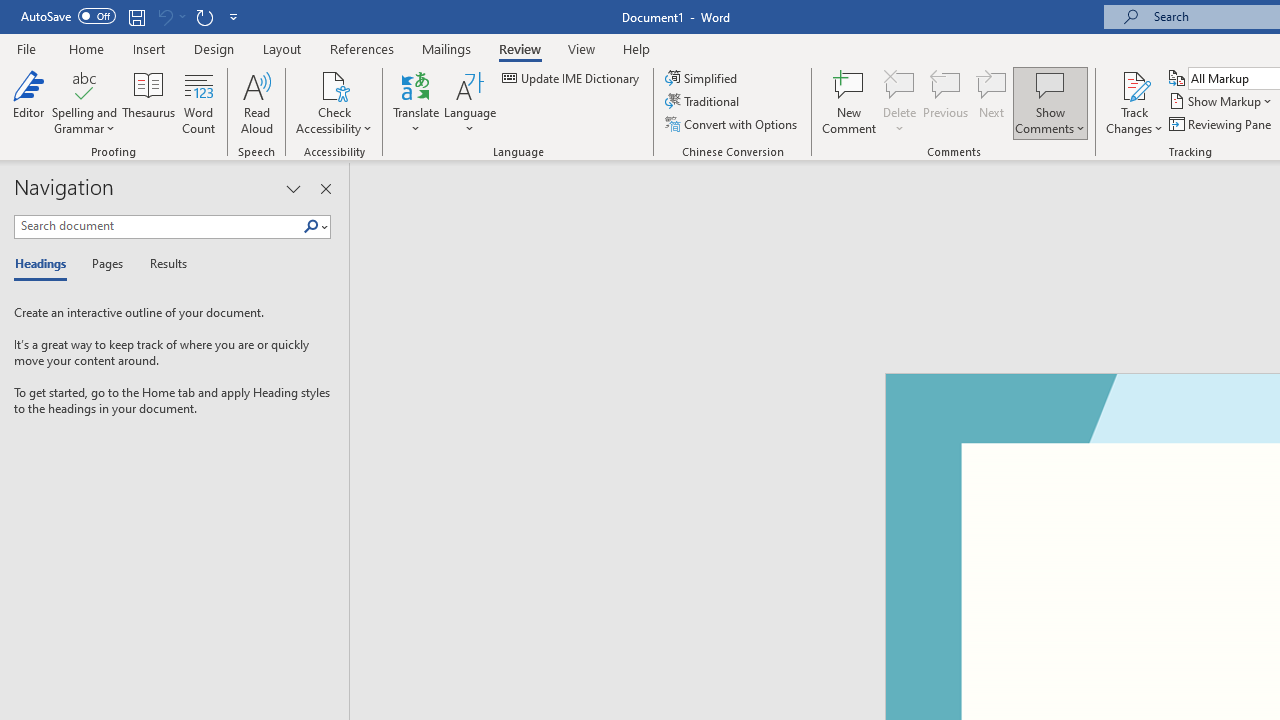  What do you see at coordinates (1134, 84) in the screenshot?
I see `'Track Changes'` at bounding box center [1134, 84].